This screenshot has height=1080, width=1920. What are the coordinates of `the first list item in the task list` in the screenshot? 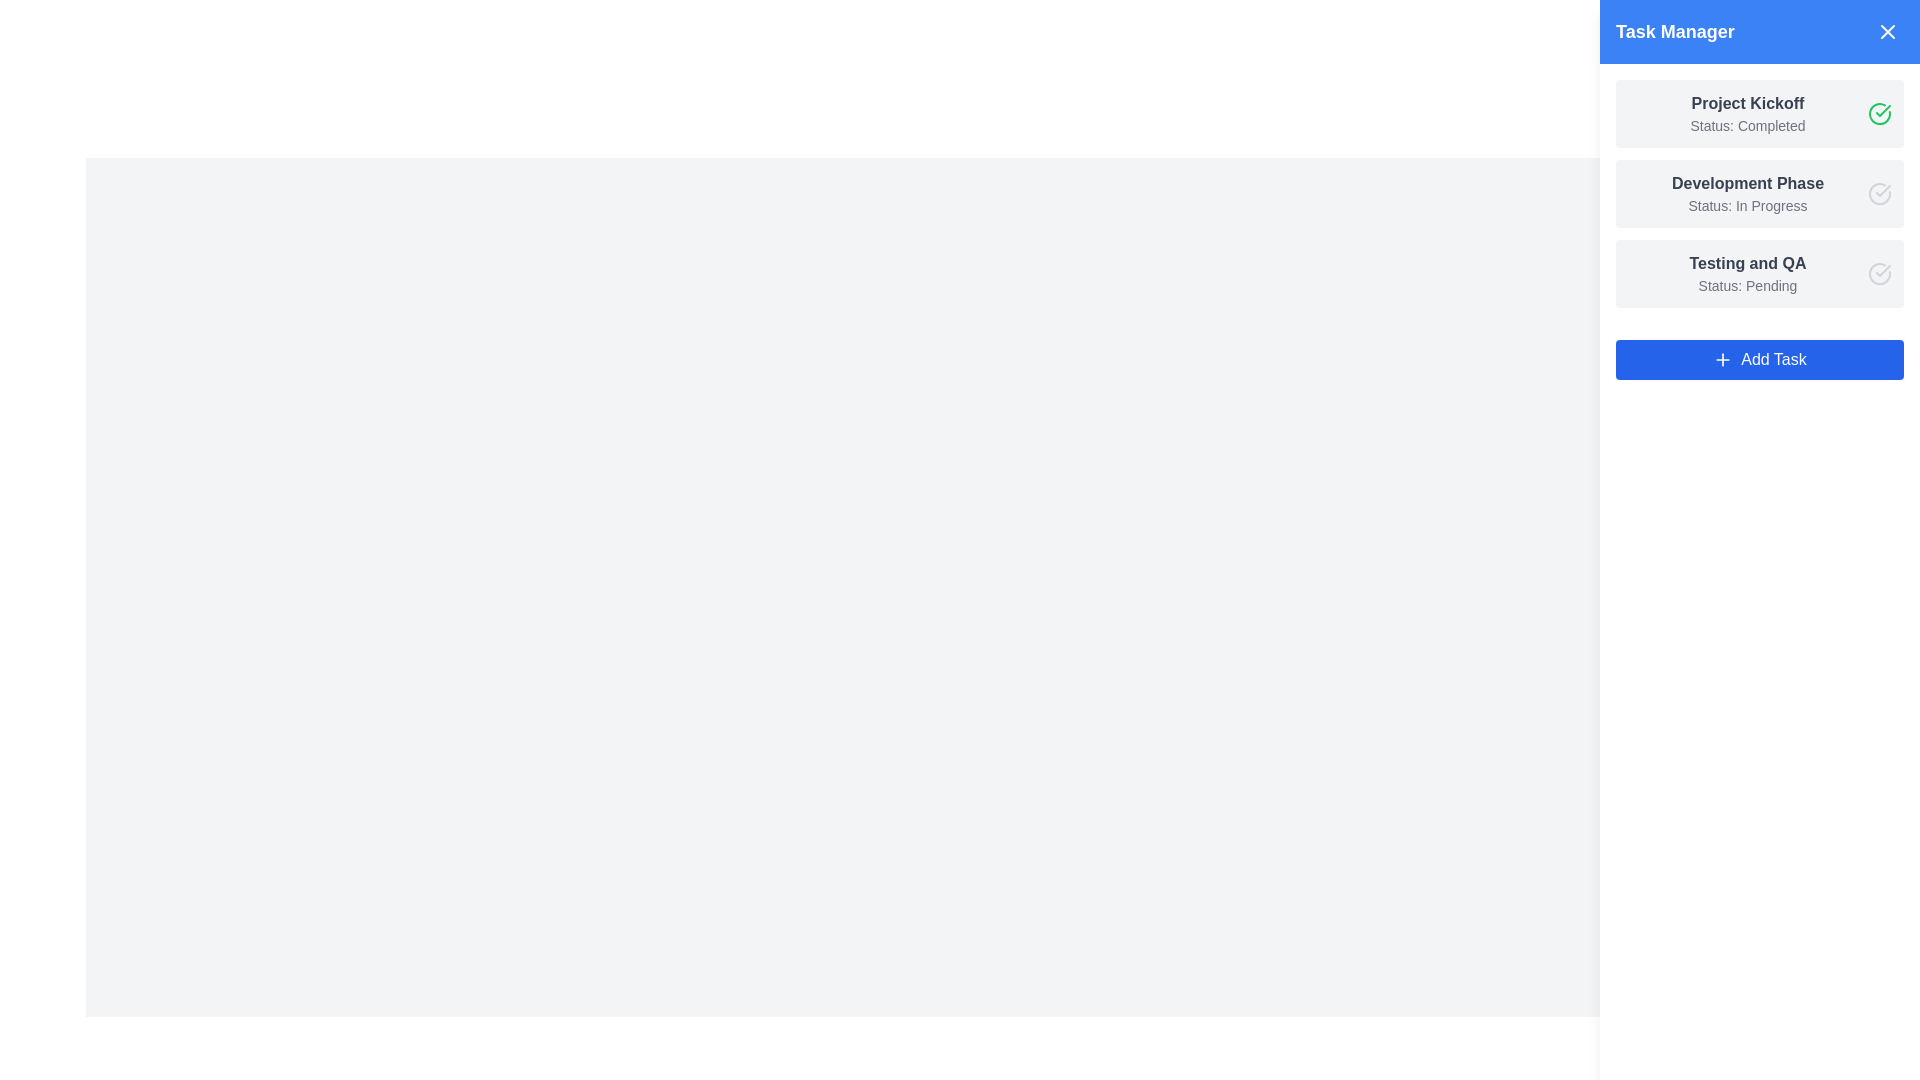 It's located at (1760, 114).